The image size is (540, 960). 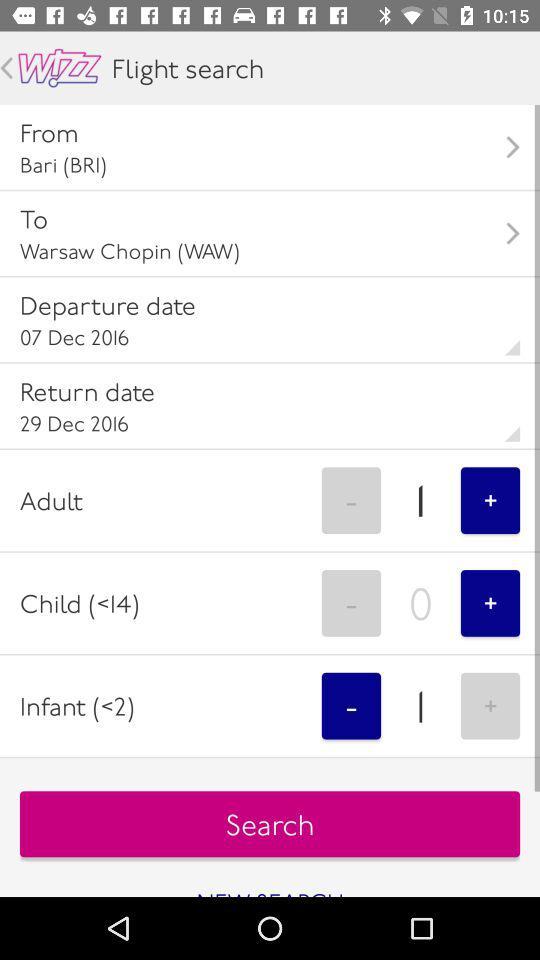 What do you see at coordinates (350, 602) in the screenshot?
I see `icon to the right of child (<14) icon` at bounding box center [350, 602].